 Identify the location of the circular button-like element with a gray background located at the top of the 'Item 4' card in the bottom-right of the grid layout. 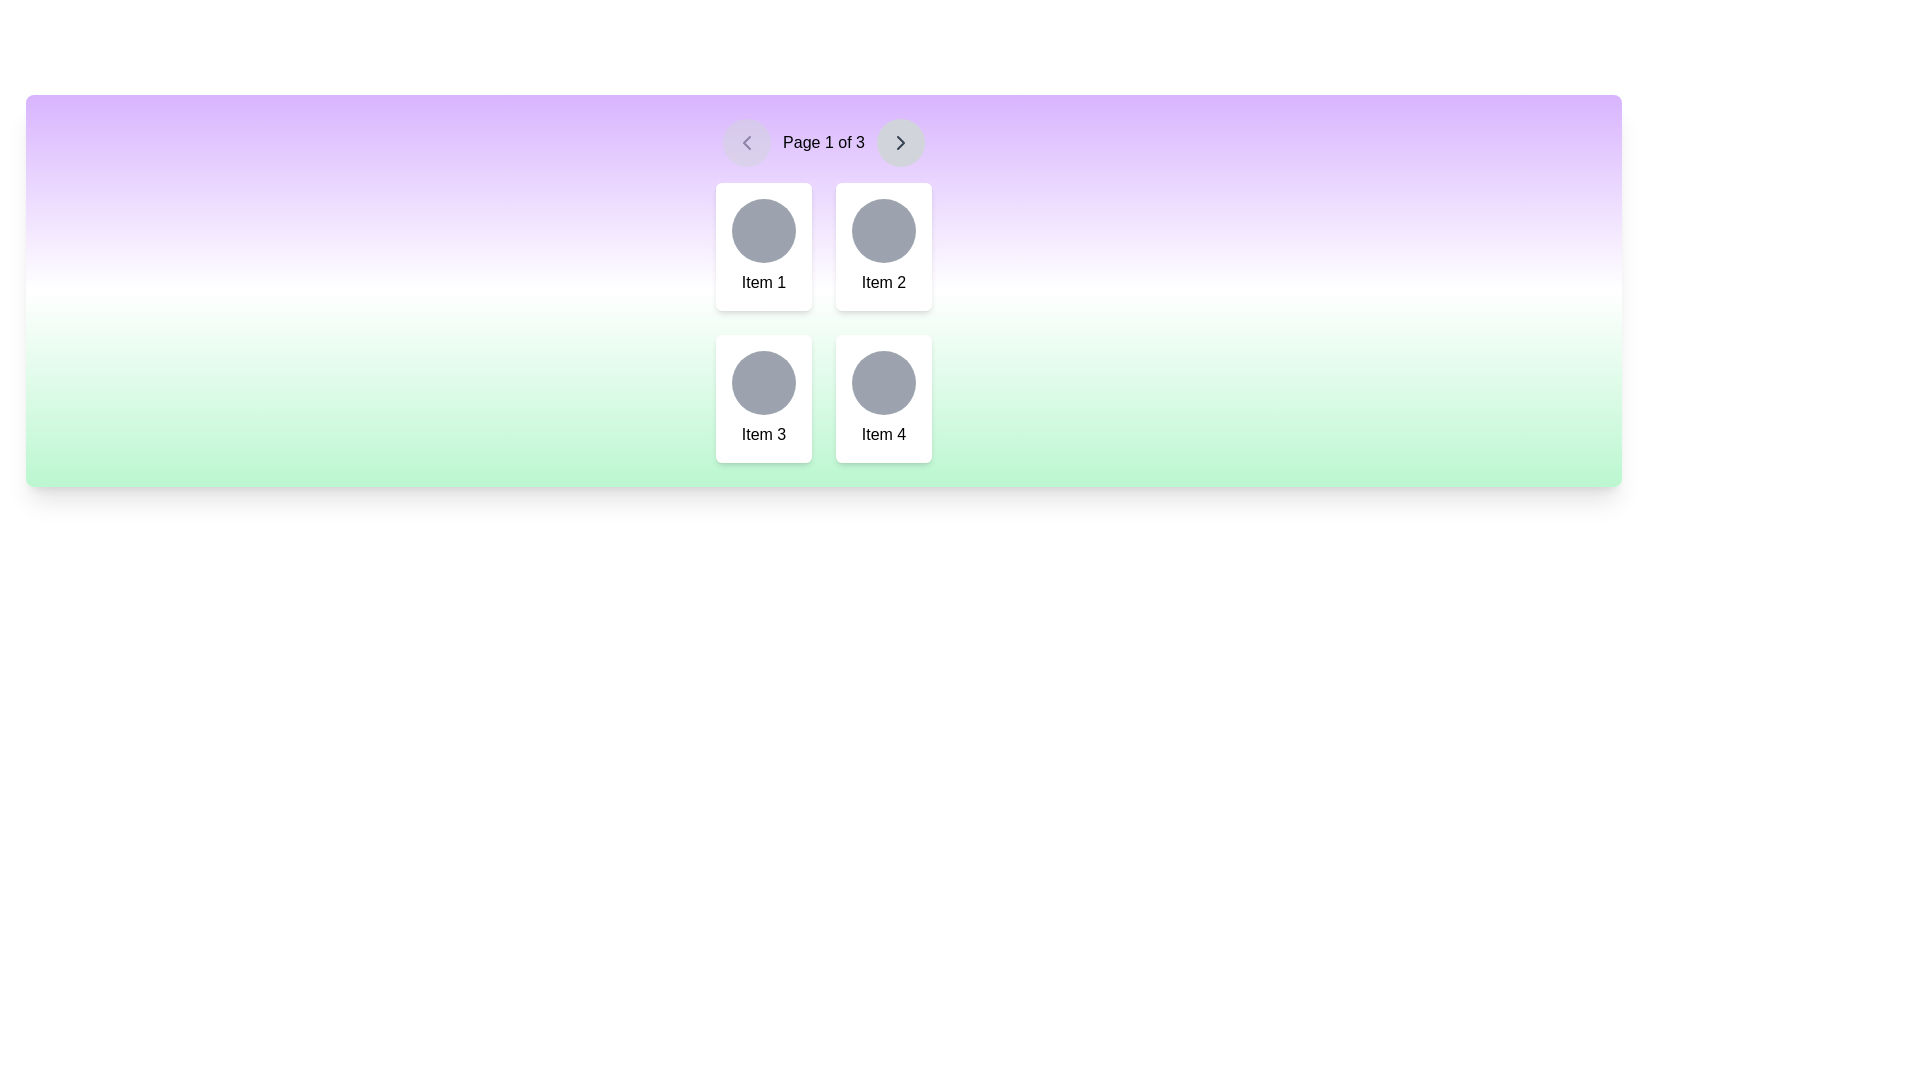
(882, 382).